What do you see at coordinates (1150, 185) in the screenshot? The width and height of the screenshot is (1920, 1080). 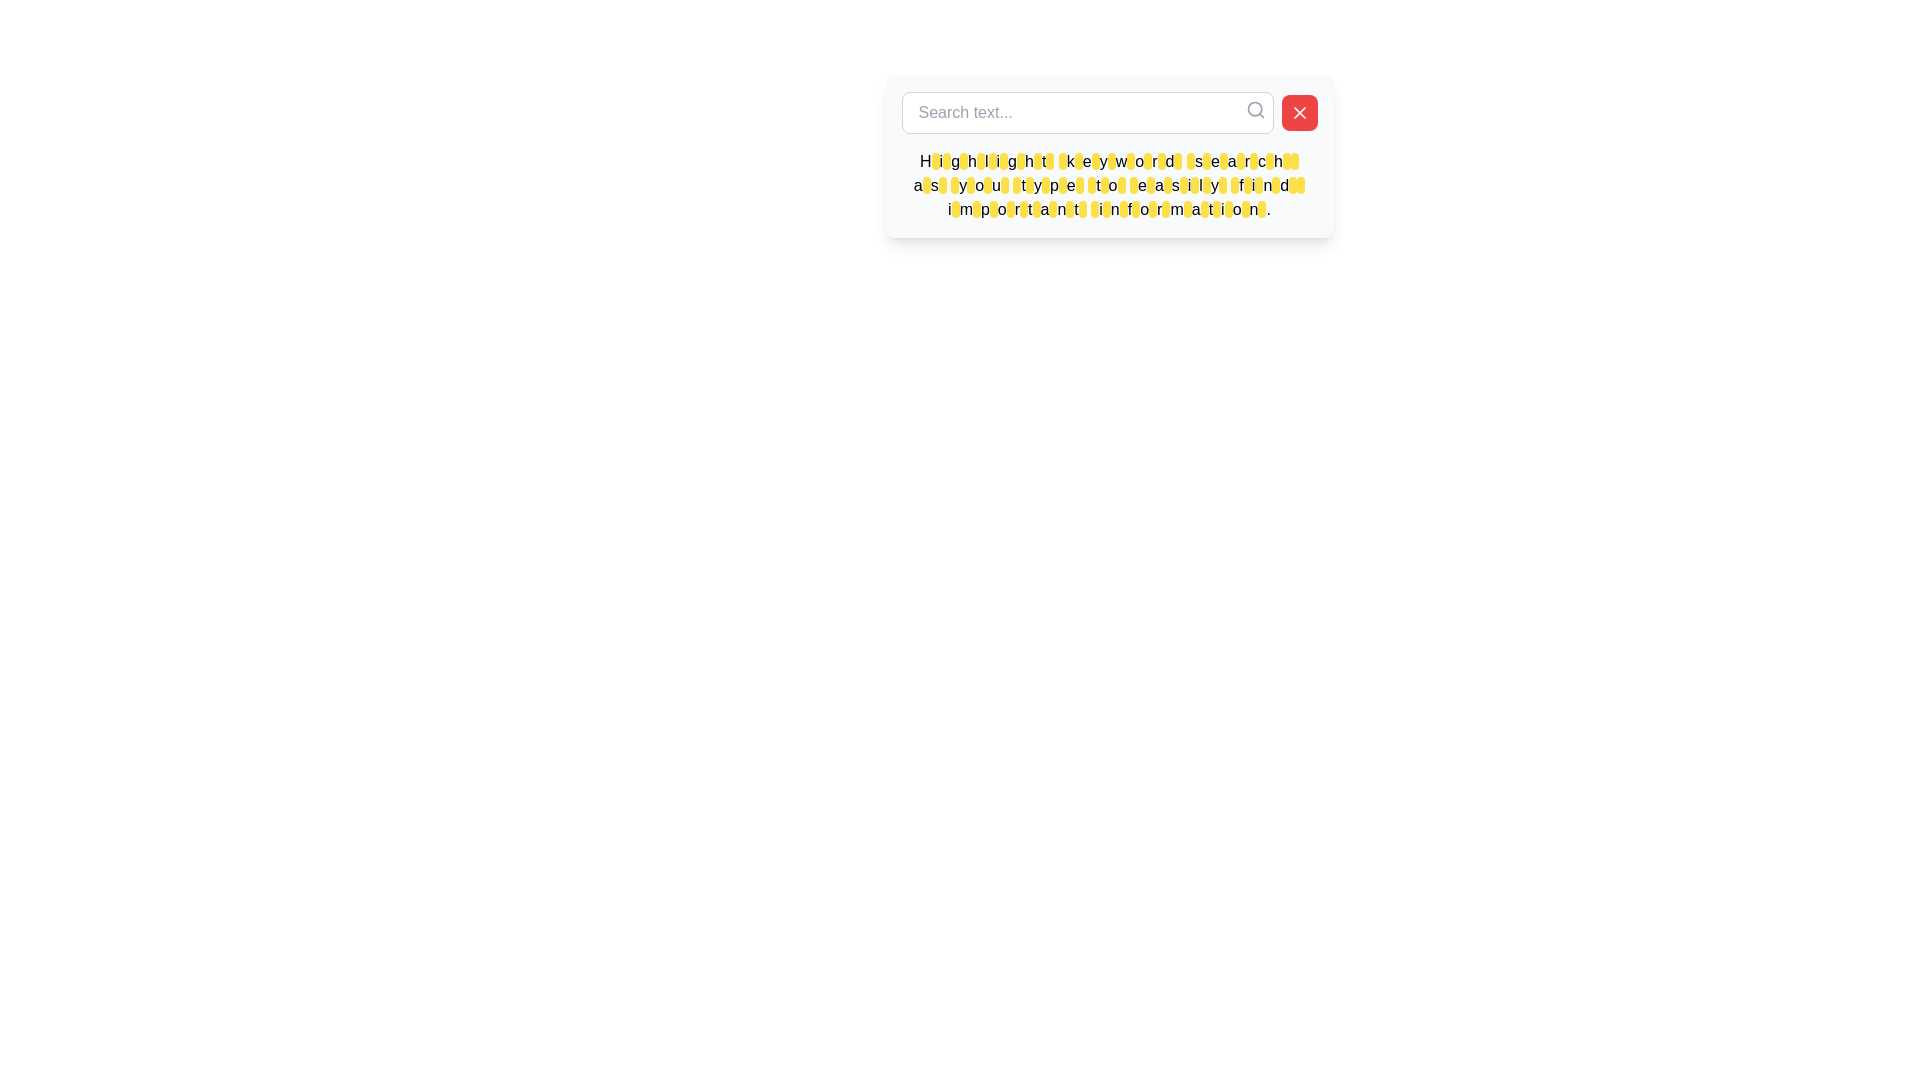 I see `the highlight segment located in the middle of the second line of the text statement, which is part of a group of similar highlighted rectangles` at bounding box center [1150, 185].